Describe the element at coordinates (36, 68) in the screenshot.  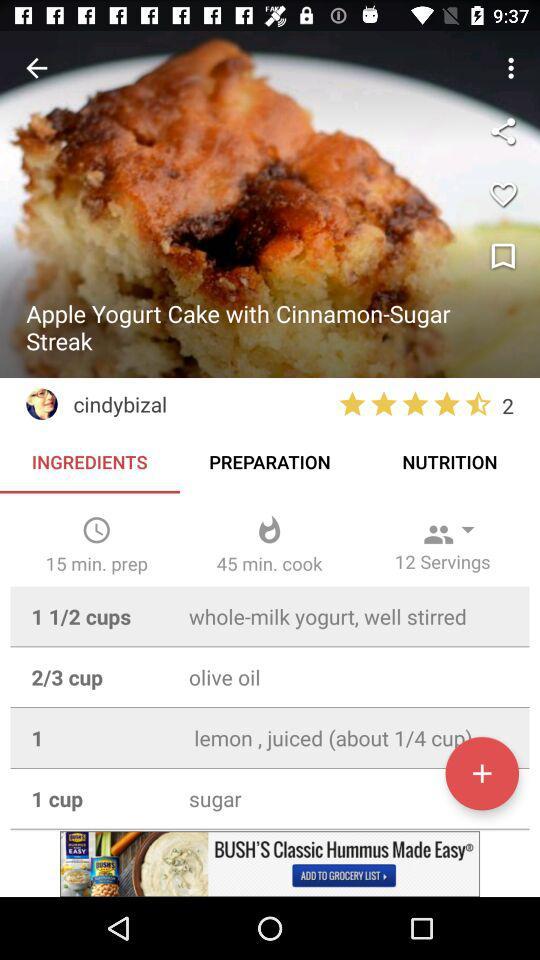
I see `back` at that location.